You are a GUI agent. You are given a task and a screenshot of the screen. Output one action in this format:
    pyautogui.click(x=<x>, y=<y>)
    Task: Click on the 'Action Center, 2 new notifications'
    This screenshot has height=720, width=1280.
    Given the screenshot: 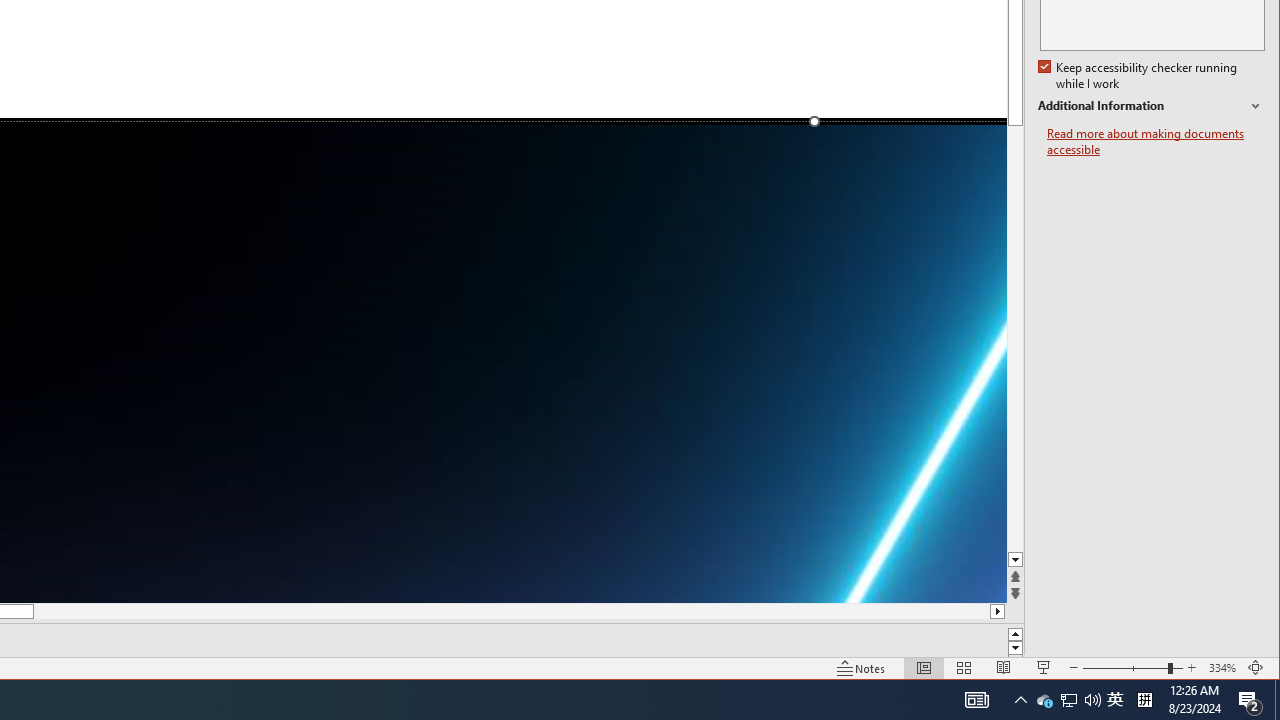 What is the action you would take?
    pyautogui.click(x=1250, y=698)
    